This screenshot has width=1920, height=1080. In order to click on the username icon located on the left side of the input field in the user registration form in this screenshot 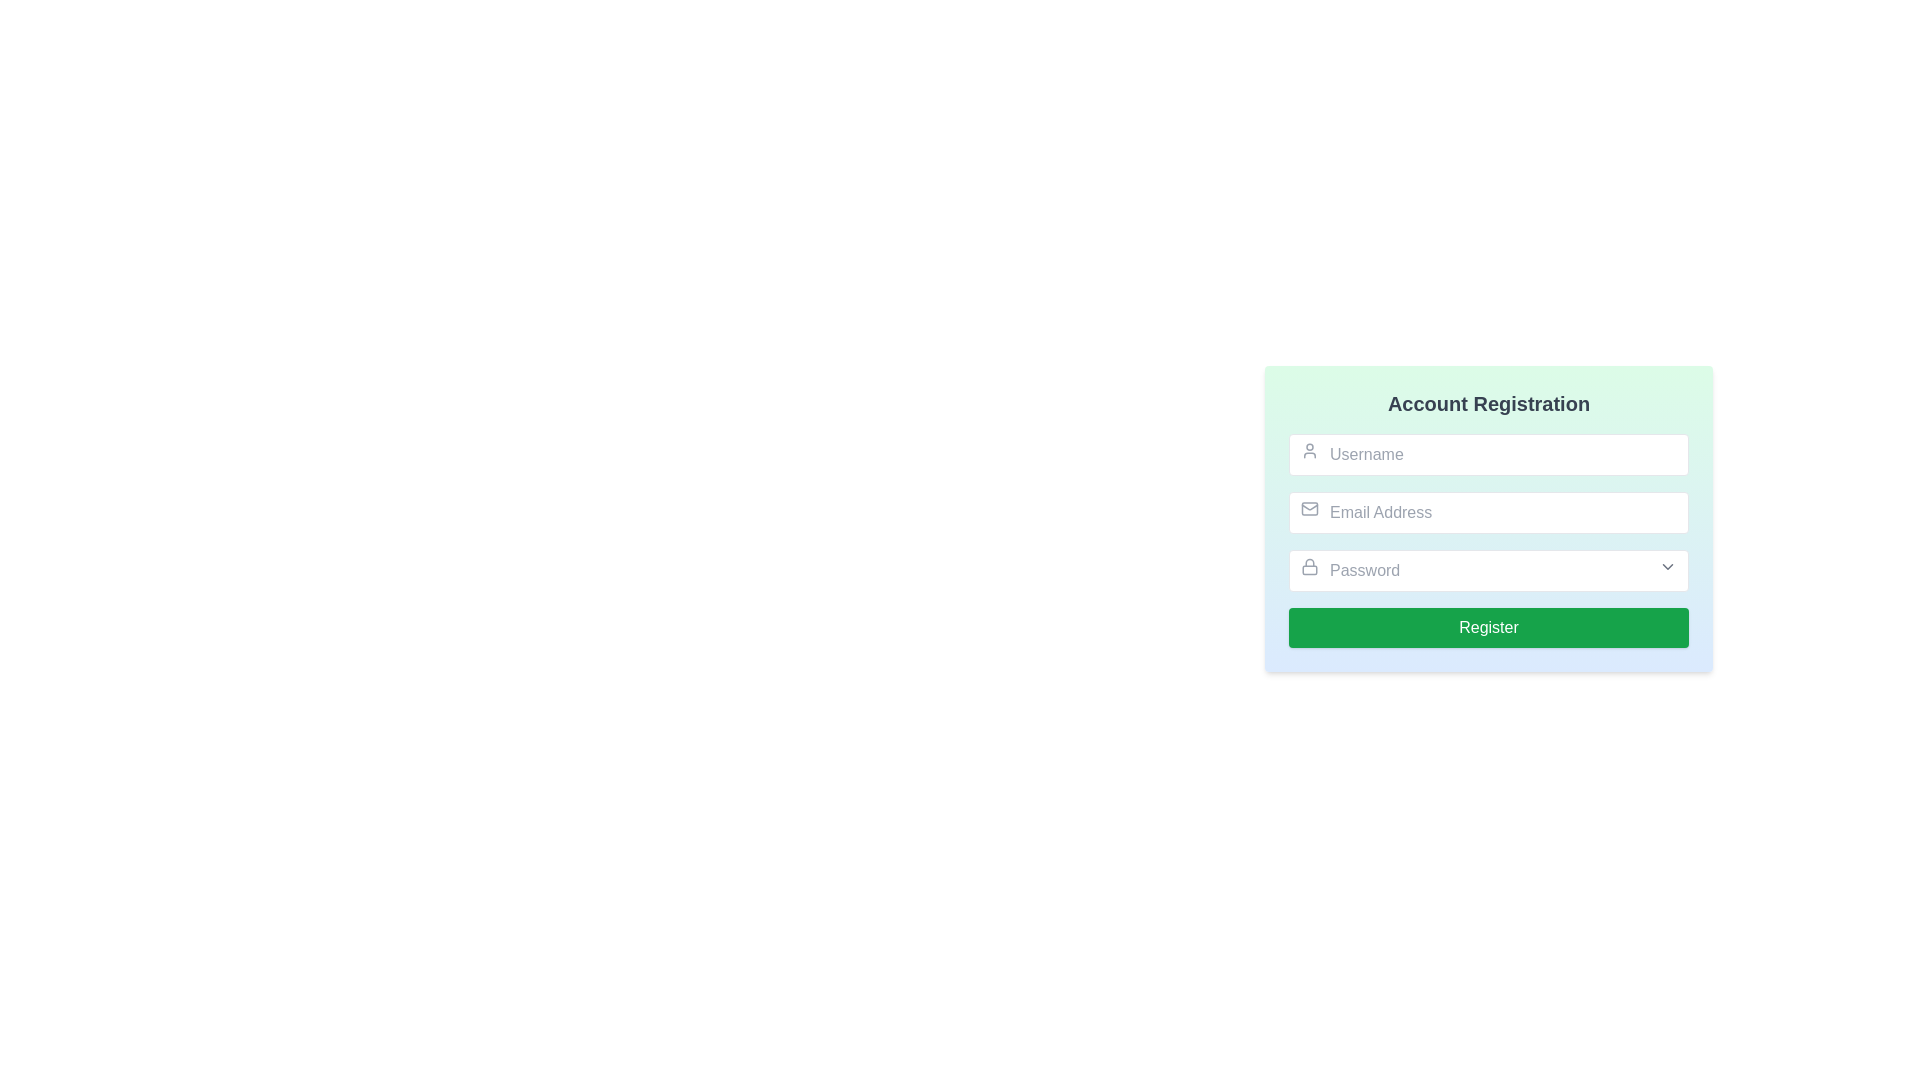, I will do `click(1310, 451)`.